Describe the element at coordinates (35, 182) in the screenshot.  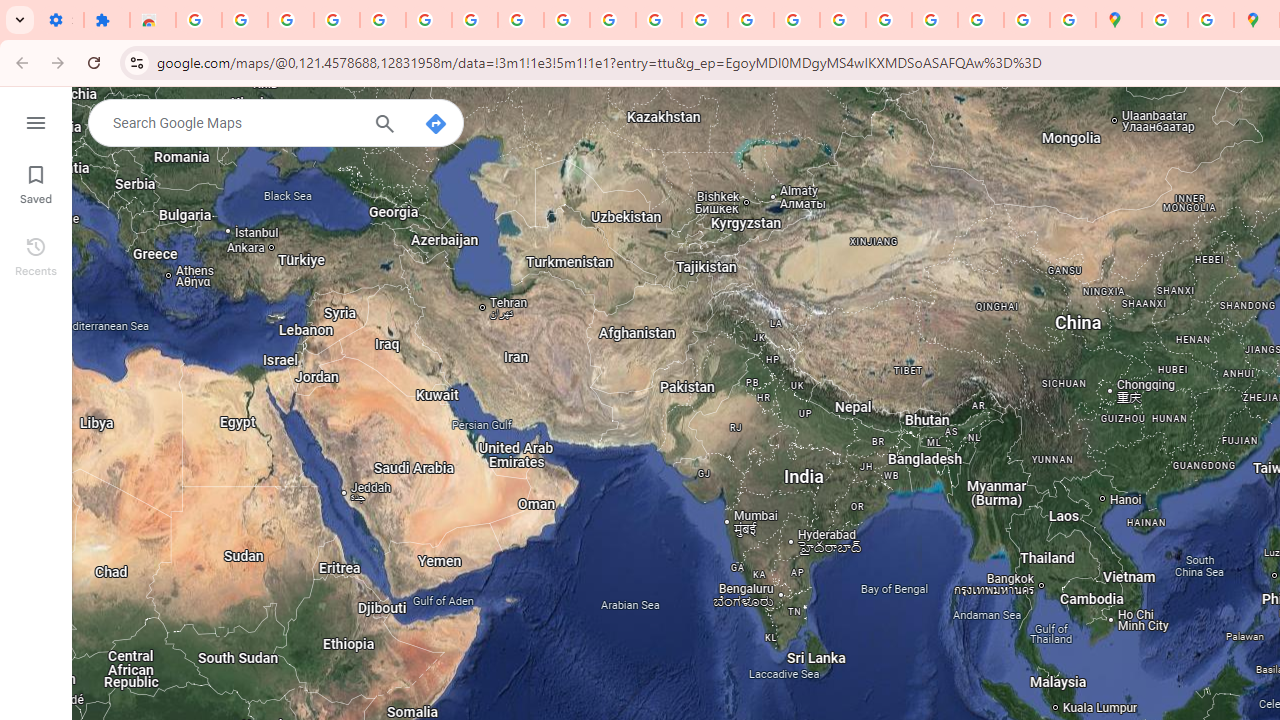
I see `'Saved'` at that location.